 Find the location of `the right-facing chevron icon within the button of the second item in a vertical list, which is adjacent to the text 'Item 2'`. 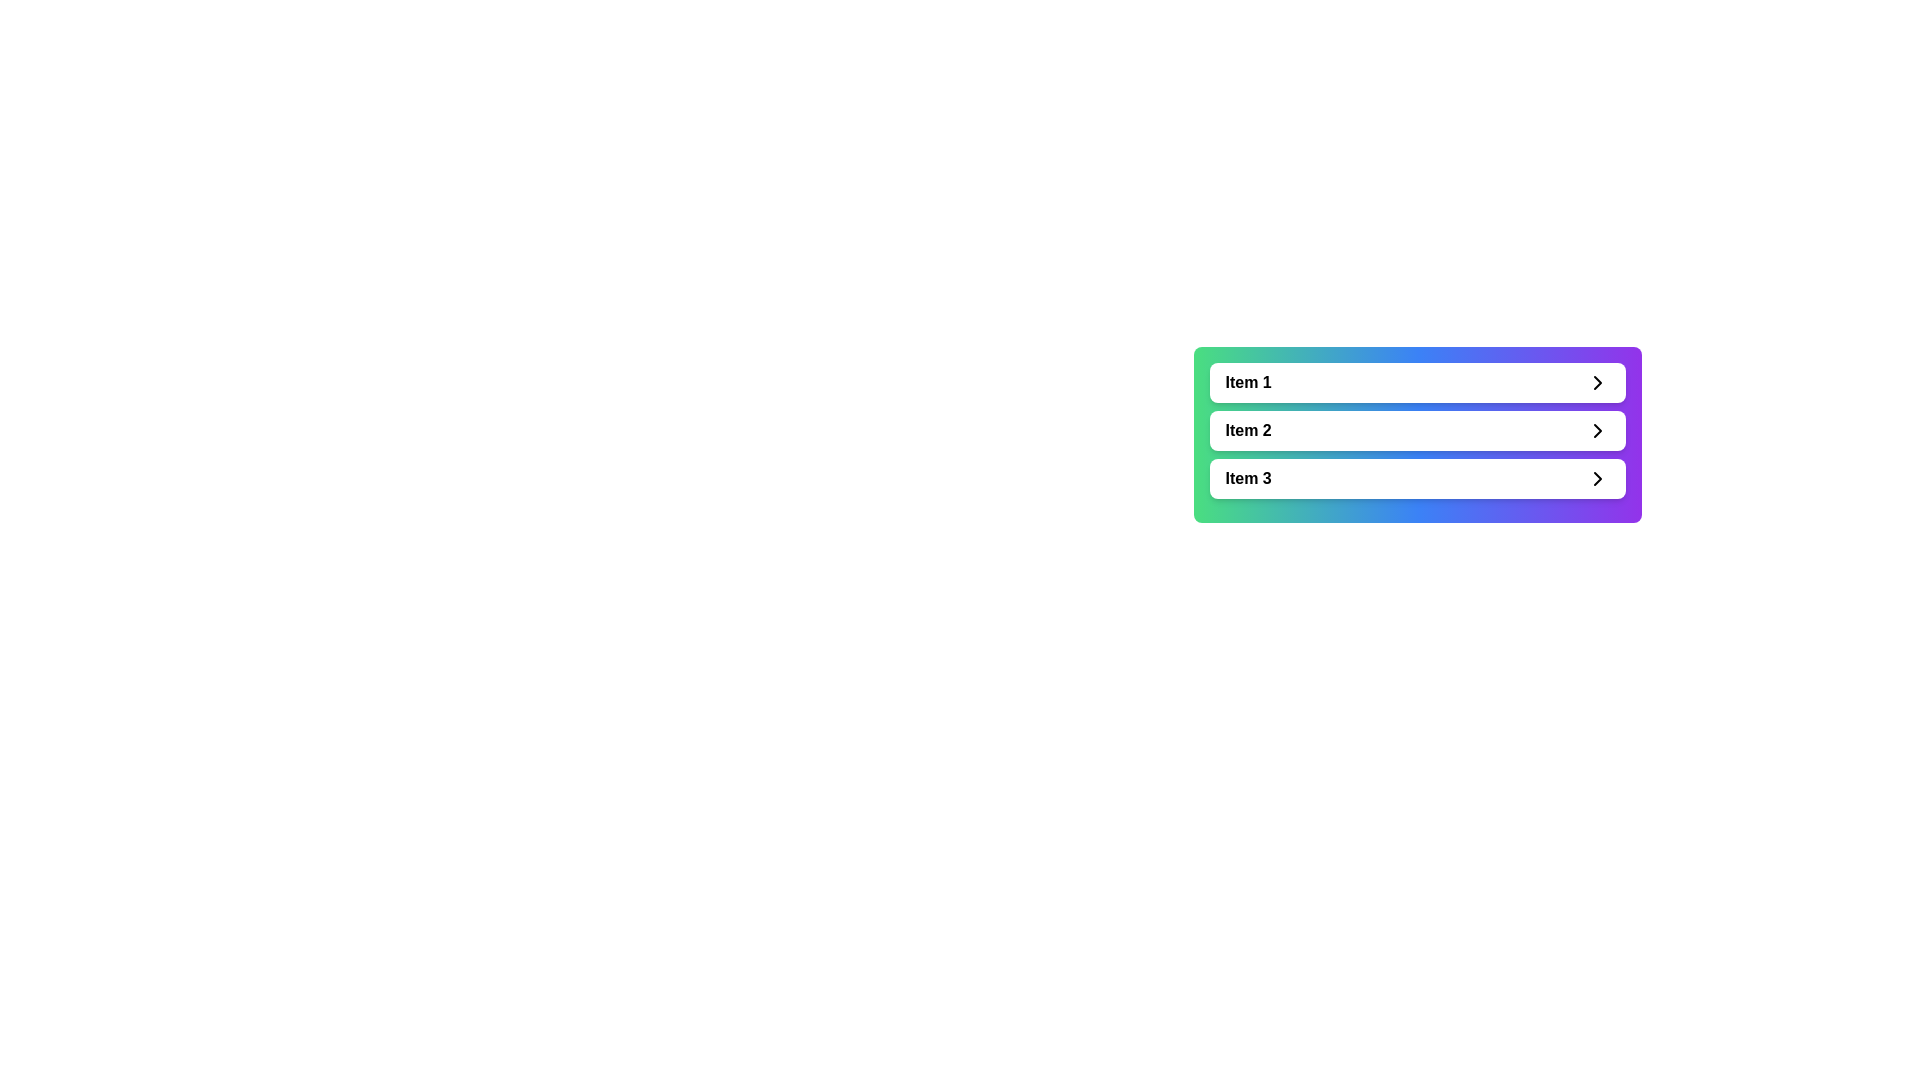

the right-facing chevron icon within the button of the second item in a vertical list, which is adjacent to the text 'Item 2' is located at coordinates (1596, 430).